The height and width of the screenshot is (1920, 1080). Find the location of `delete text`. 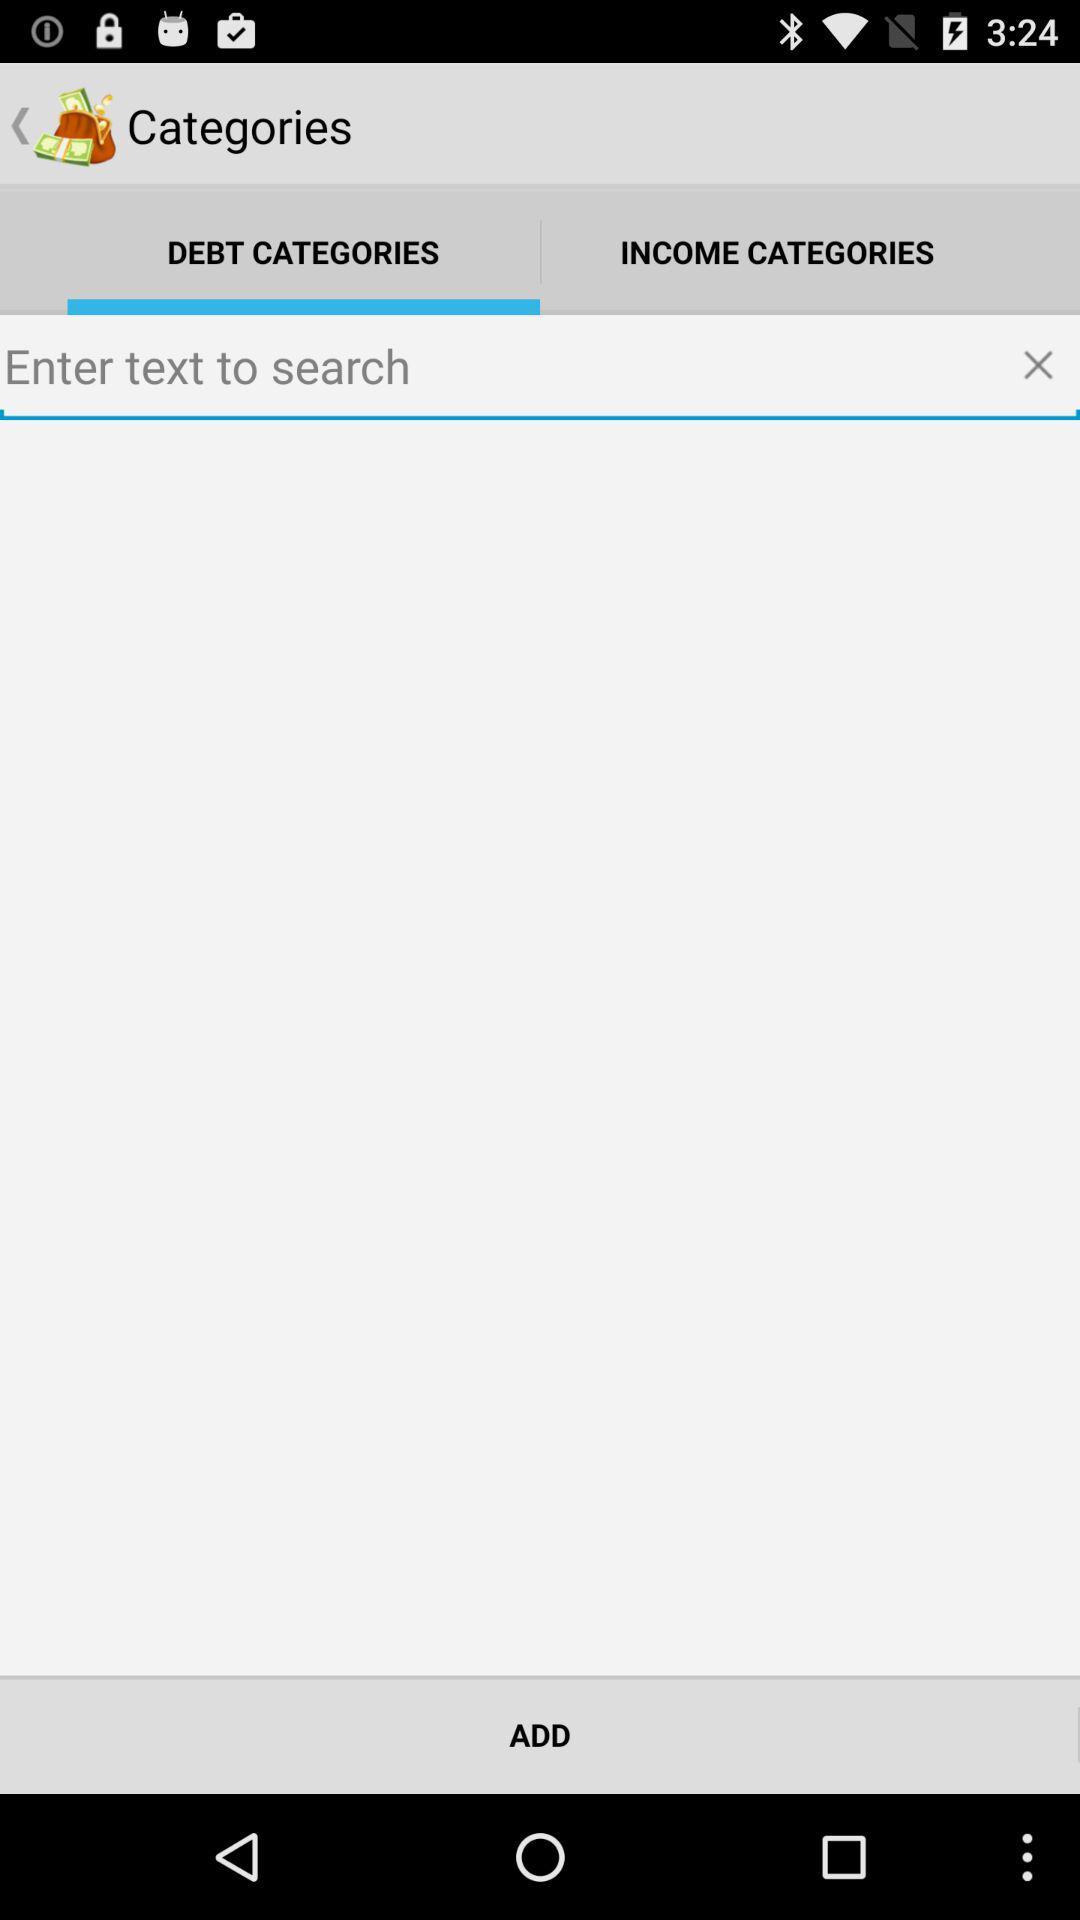

delete text is located at coordinates (1044, 367).